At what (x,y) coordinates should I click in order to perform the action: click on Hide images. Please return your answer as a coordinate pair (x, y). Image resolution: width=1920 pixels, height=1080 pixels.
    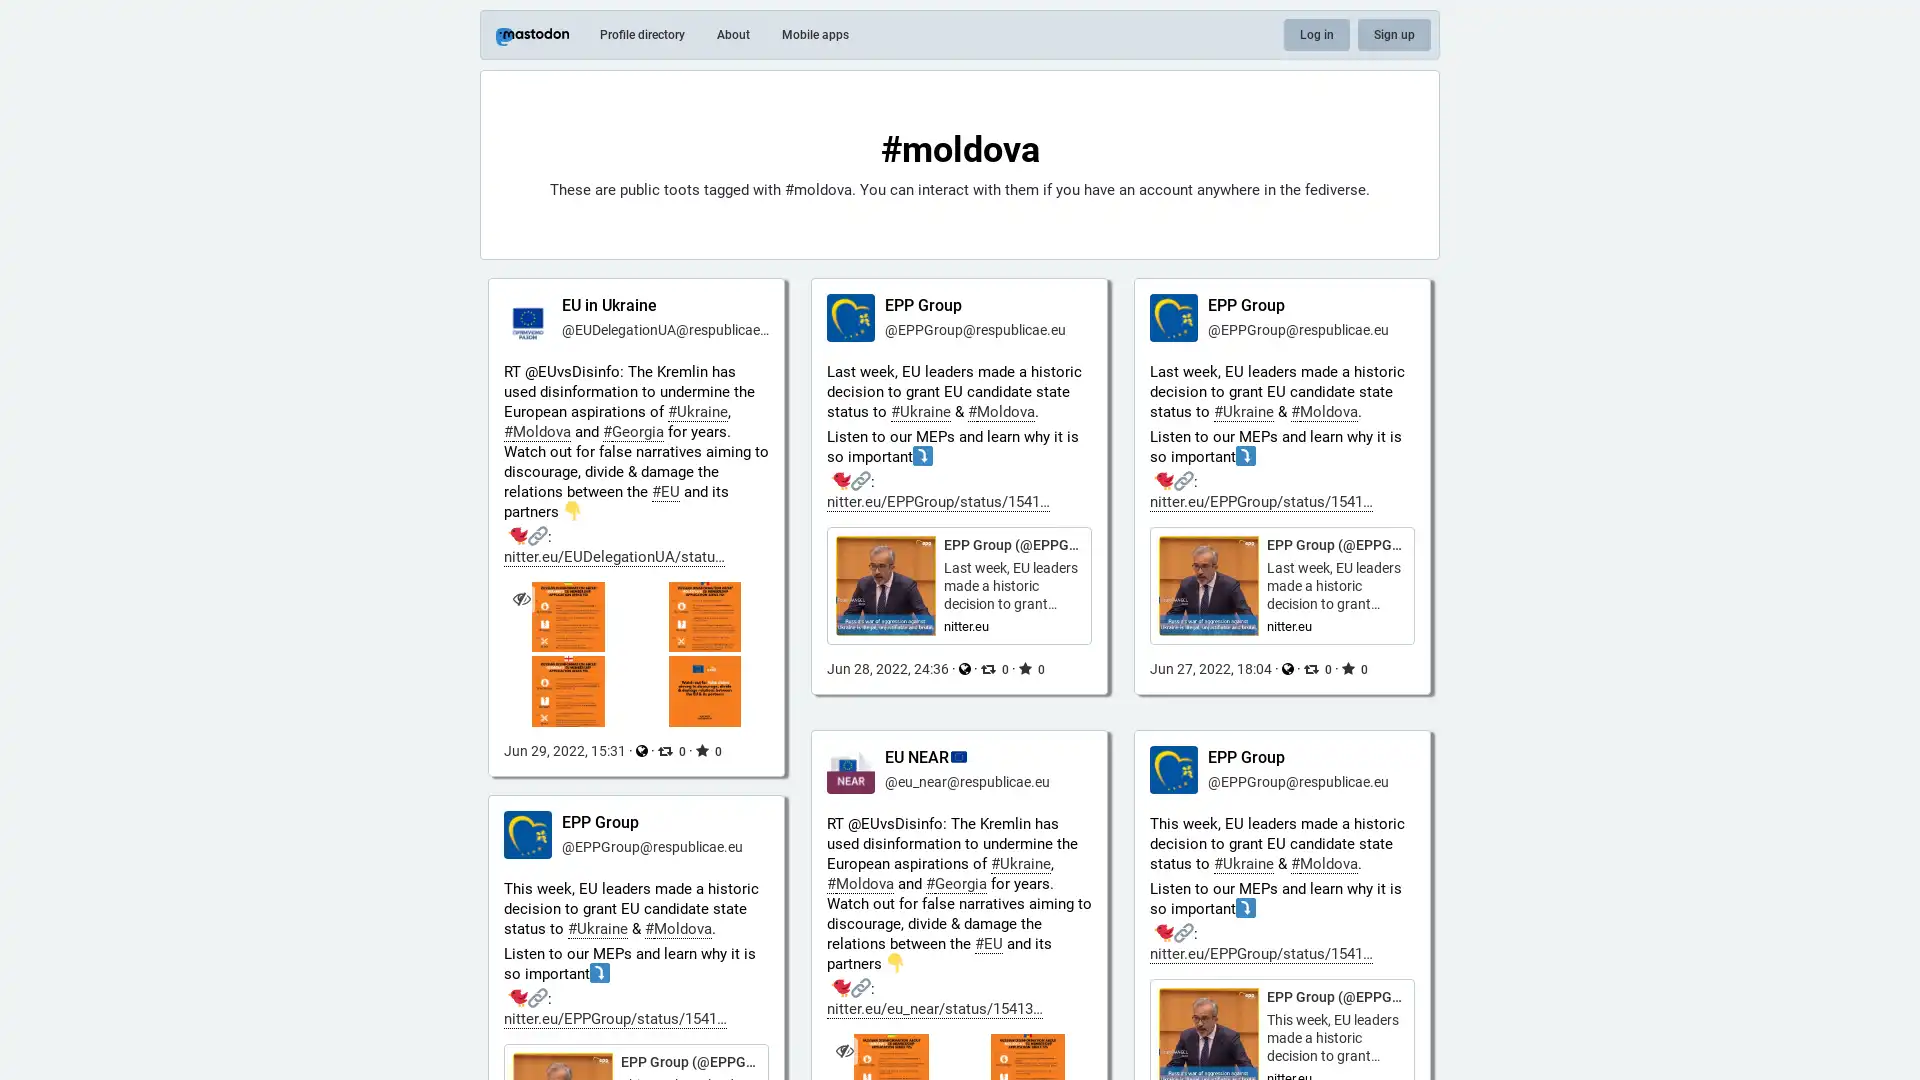
    Looking at the image, I should click on (521, 597).